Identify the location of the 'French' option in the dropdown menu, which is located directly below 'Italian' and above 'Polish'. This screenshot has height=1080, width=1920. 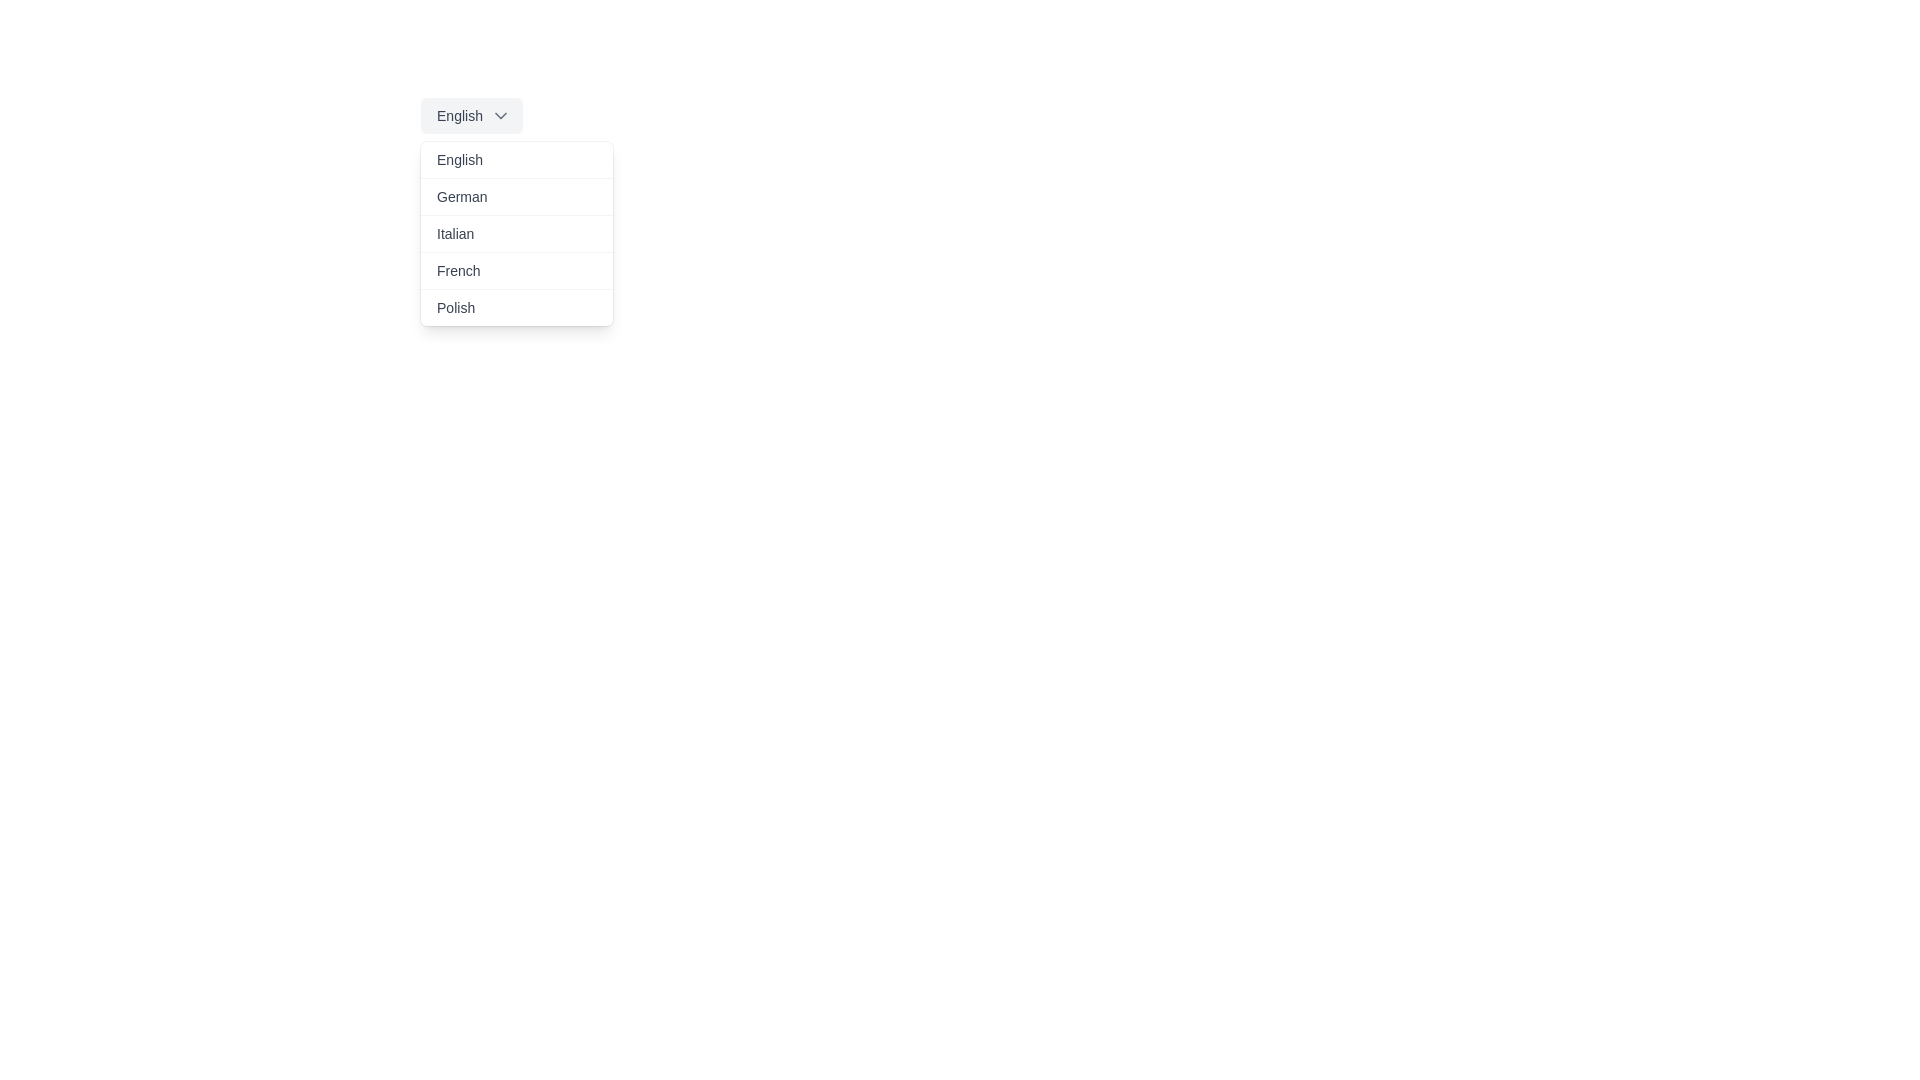
(517, 270).